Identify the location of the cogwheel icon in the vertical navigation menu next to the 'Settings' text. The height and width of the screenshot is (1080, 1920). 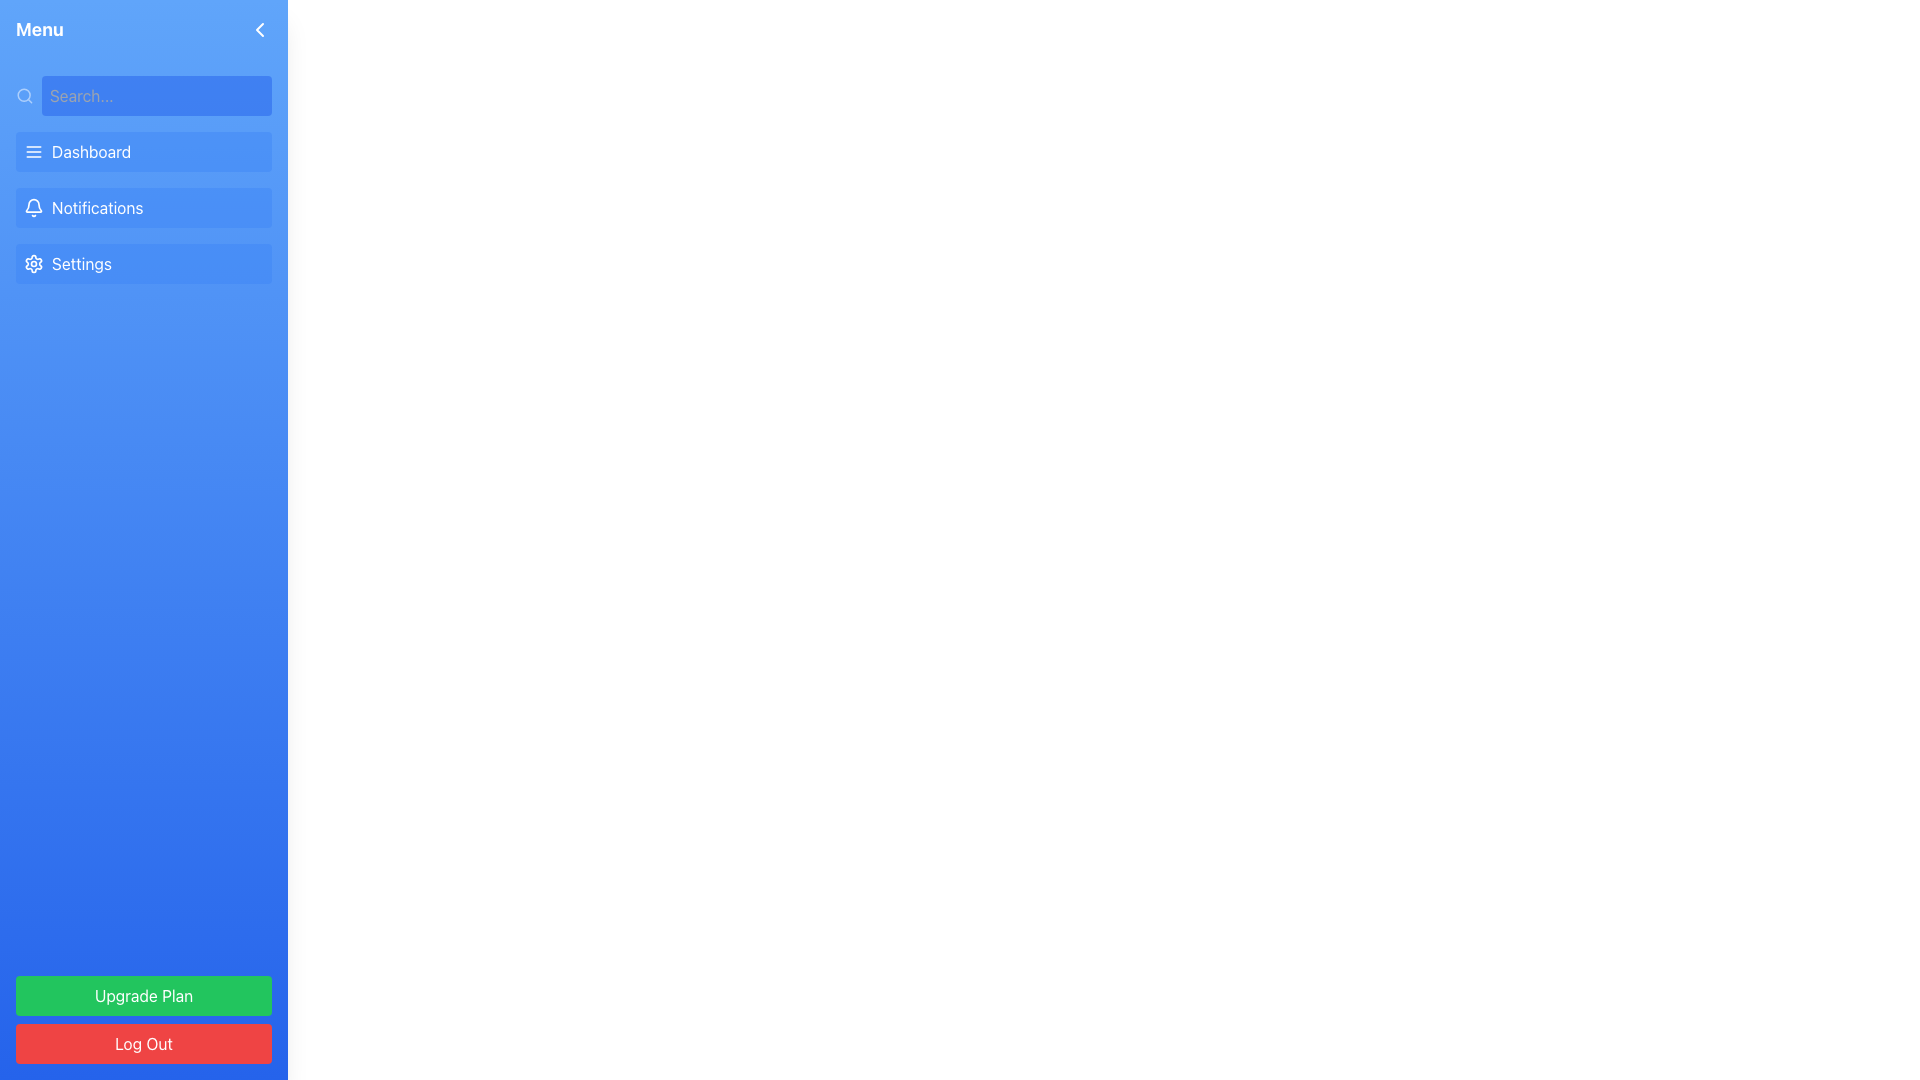
(33, 262).